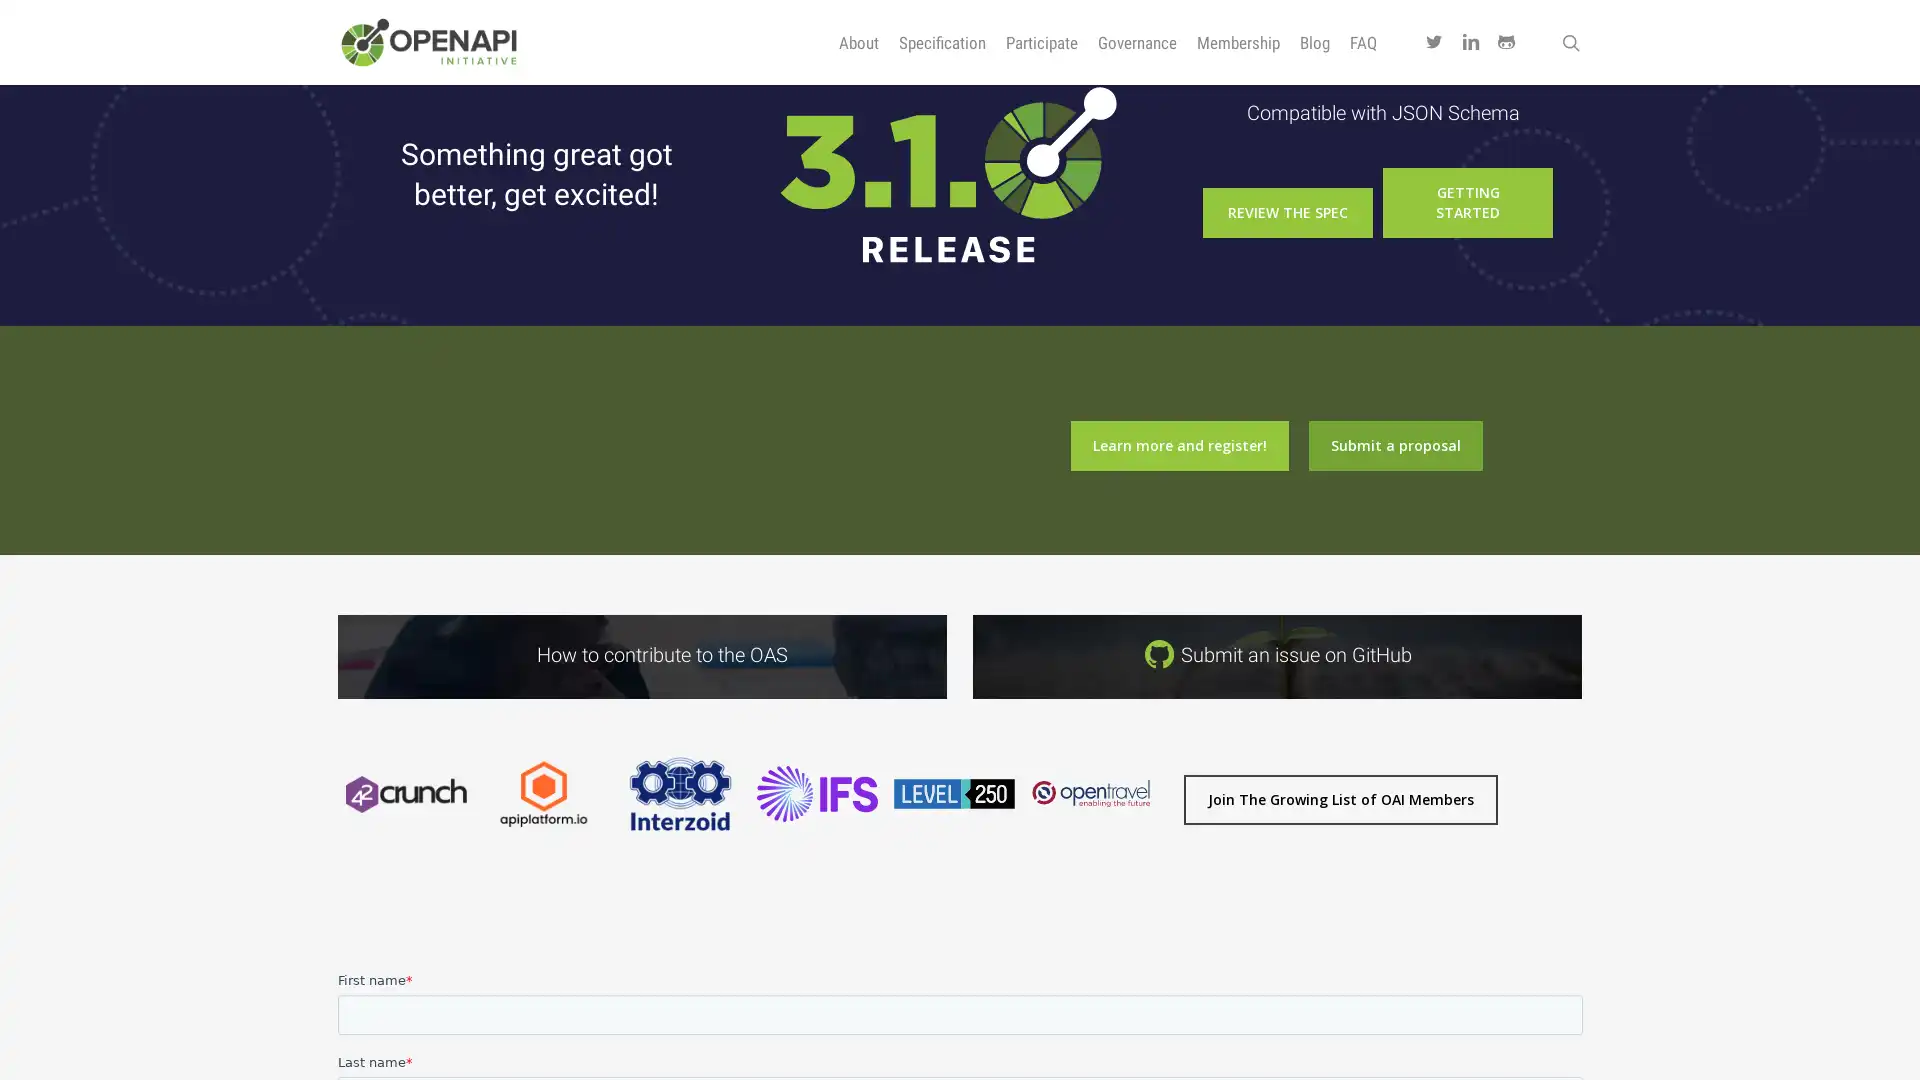  What do you see at coordinates (326, 859) in the screenshot?
I see `Previous` at bounding box center [326, 859].